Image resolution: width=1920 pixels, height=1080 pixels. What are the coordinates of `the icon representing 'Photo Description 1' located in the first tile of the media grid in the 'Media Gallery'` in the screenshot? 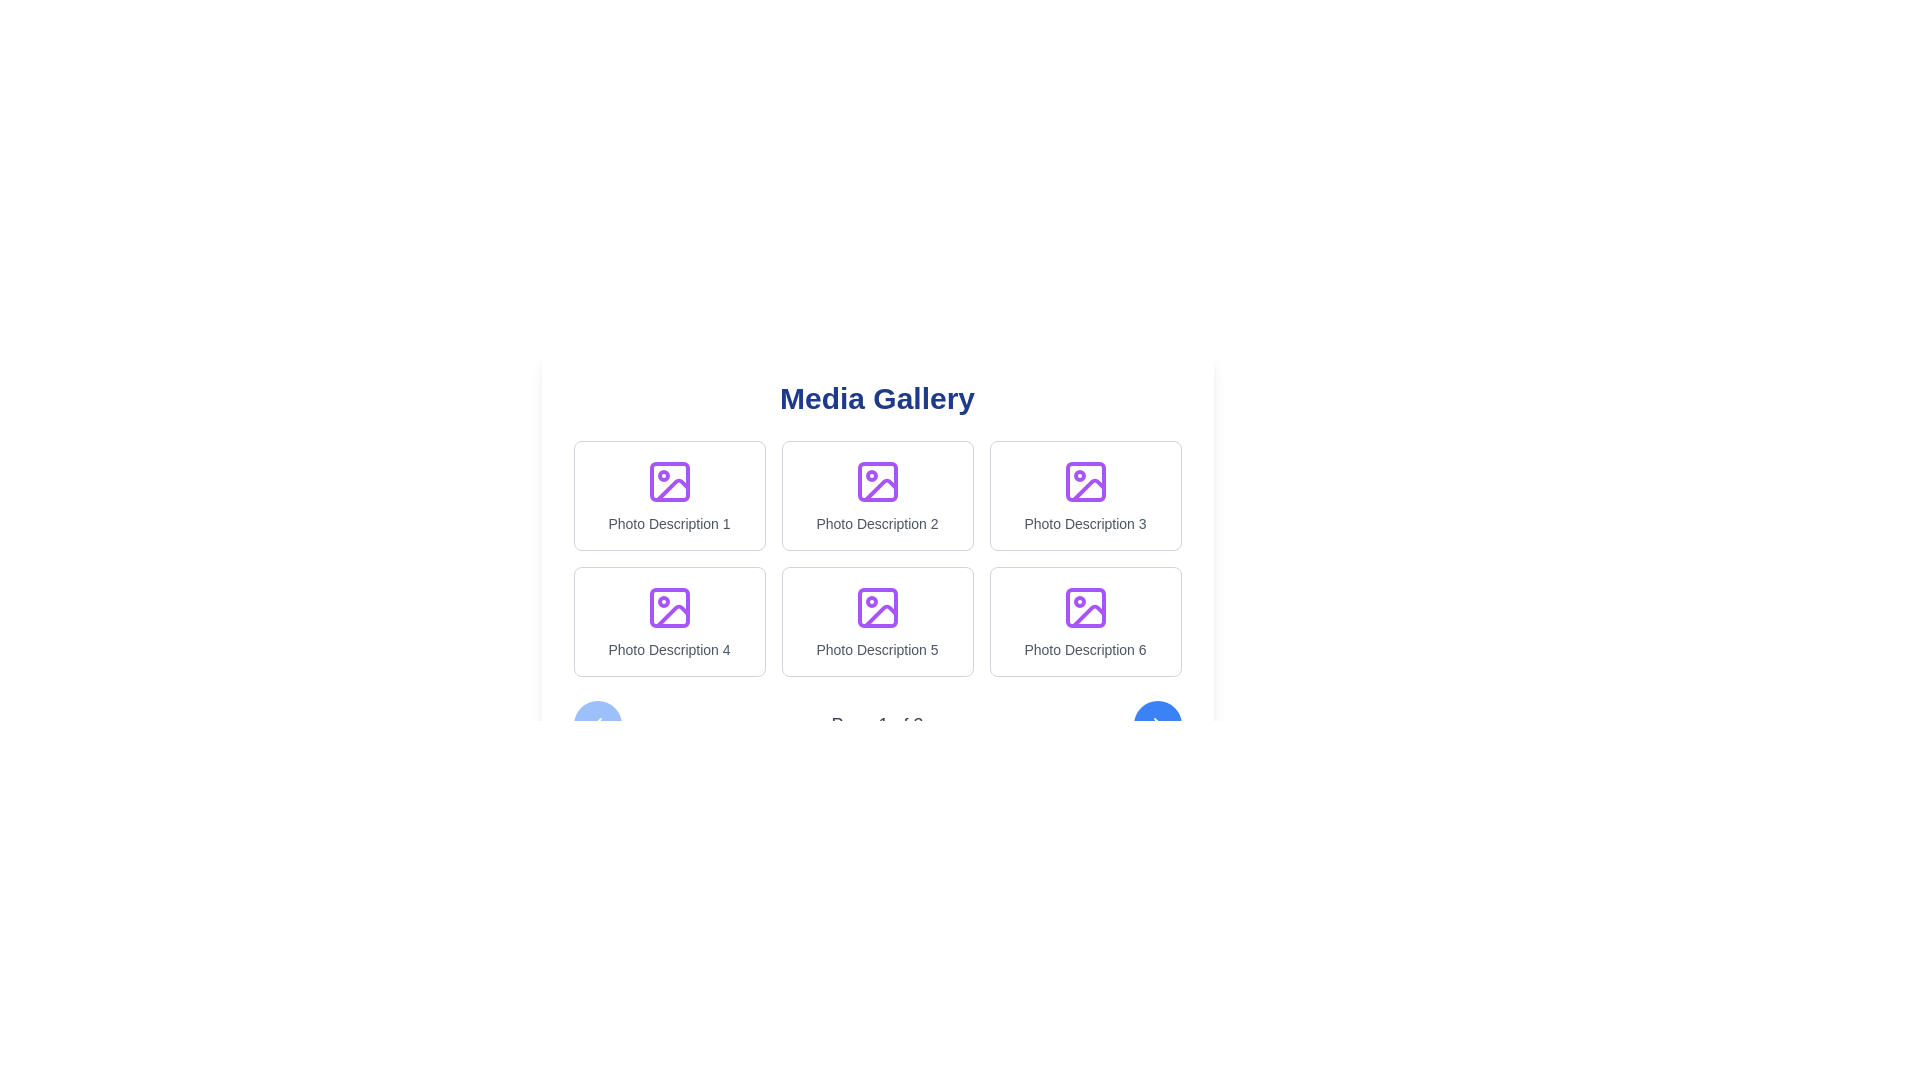 It's located at (669, 482).